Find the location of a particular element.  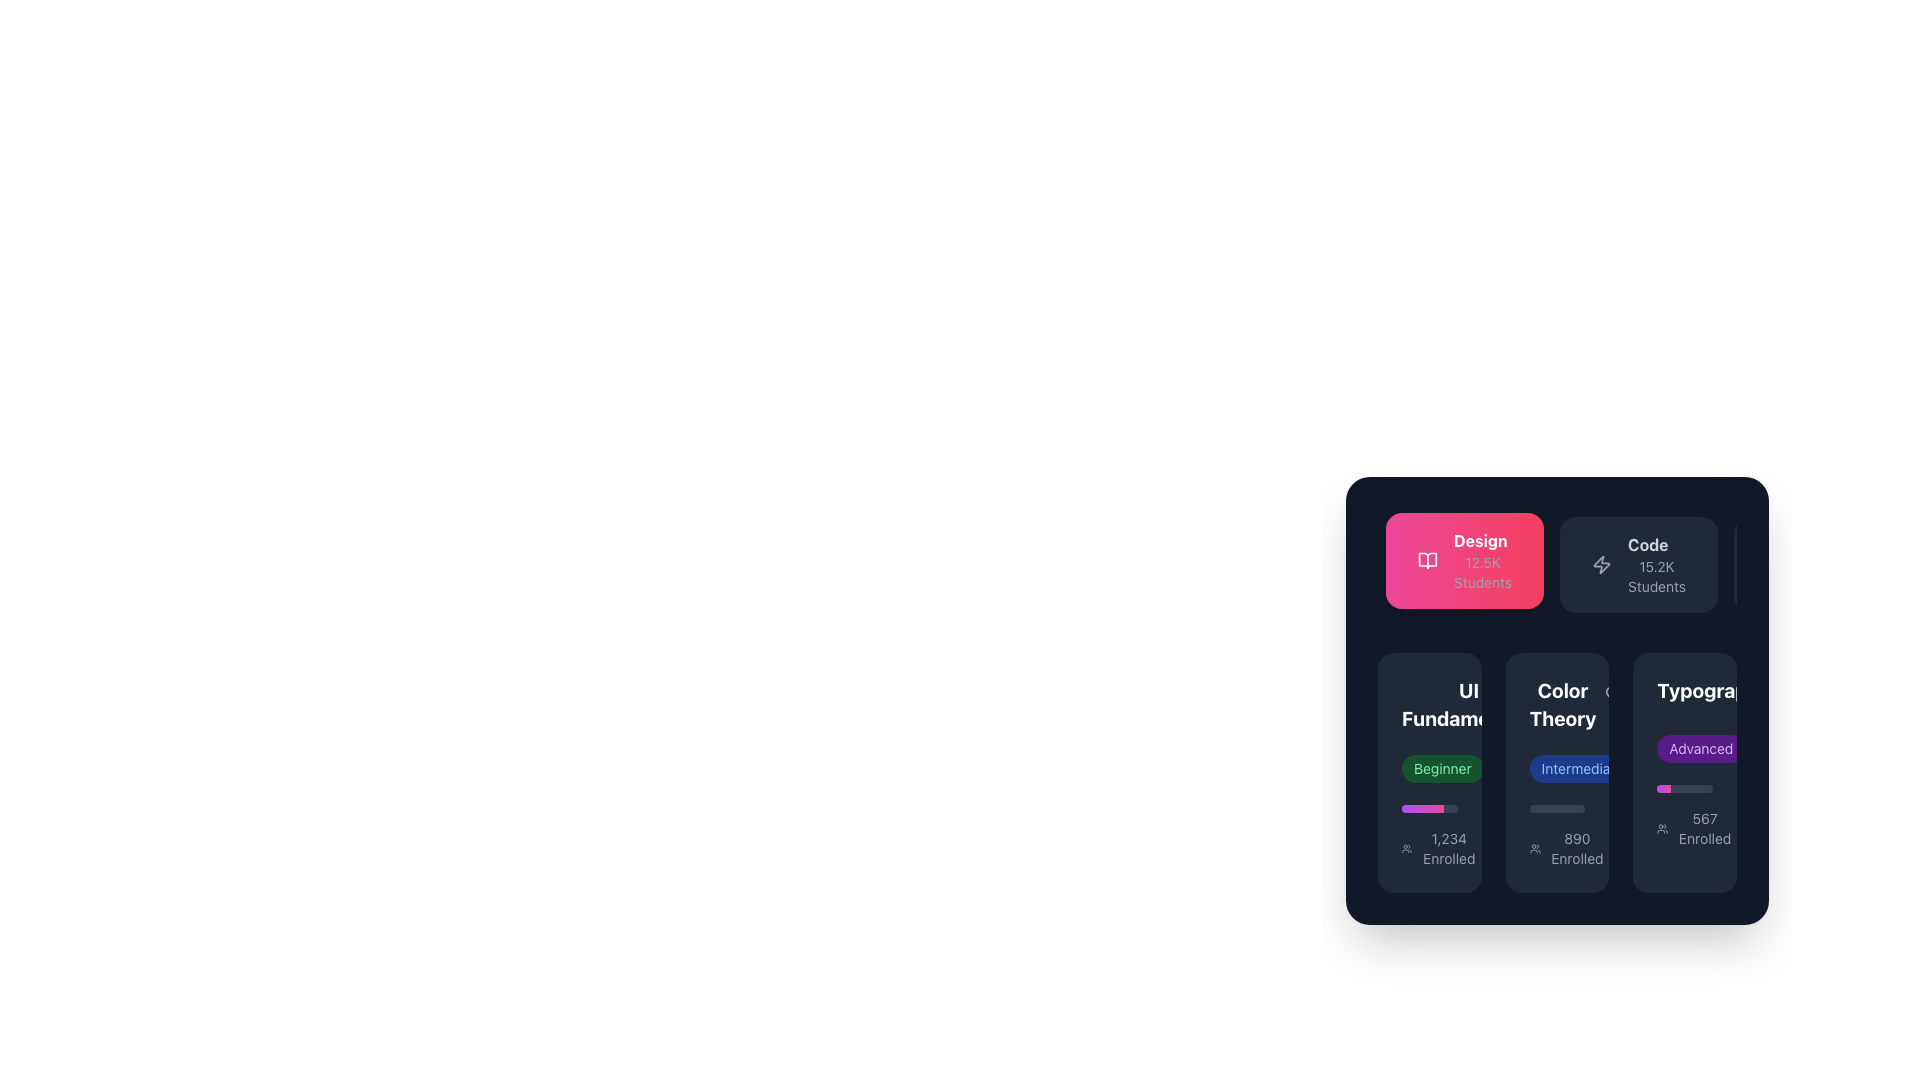

the decorative coding icon located in the top-right corner of the 'Code 15.2K Students' course card, positioned to the left of the card's text is located at coordinates (1602, 564).